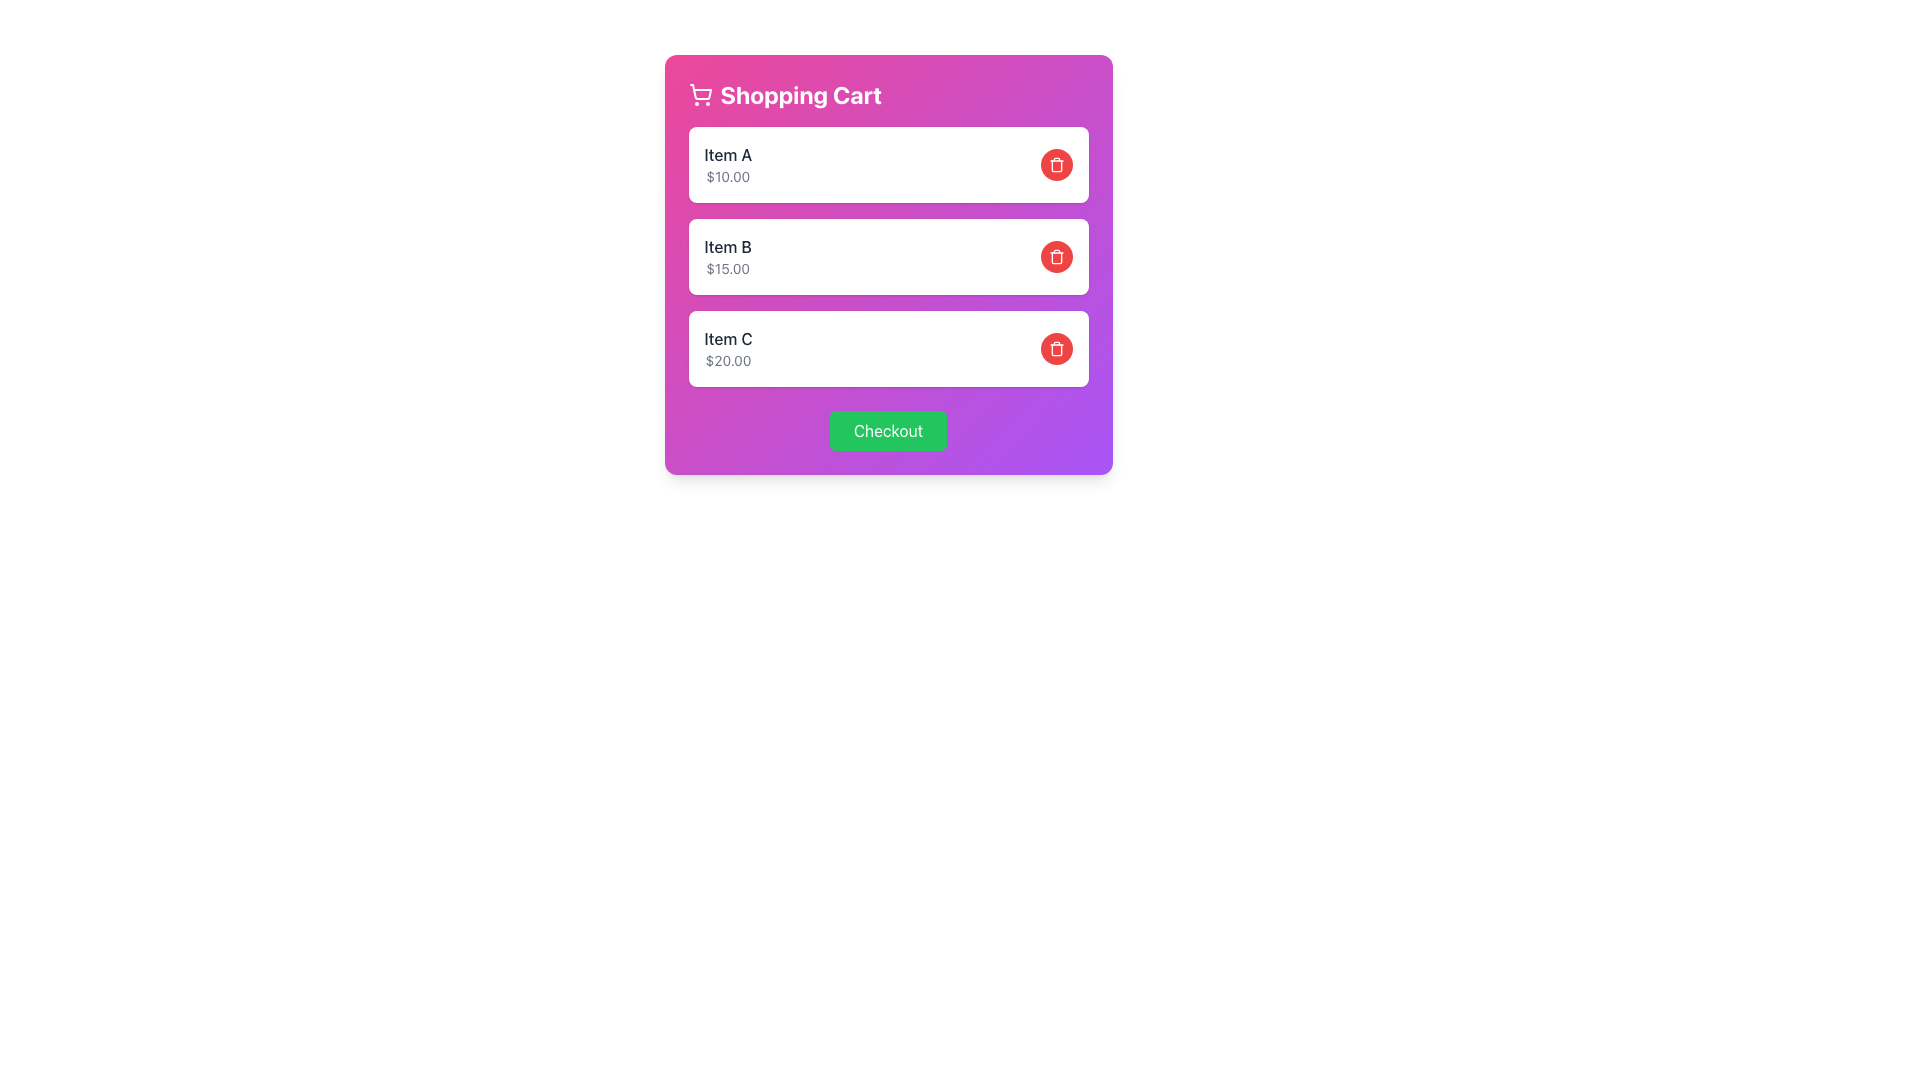  Describe the element at coordinates (1055, 256) in the screenshot. I see `the circular red button with a white trash bin icon` at that location.